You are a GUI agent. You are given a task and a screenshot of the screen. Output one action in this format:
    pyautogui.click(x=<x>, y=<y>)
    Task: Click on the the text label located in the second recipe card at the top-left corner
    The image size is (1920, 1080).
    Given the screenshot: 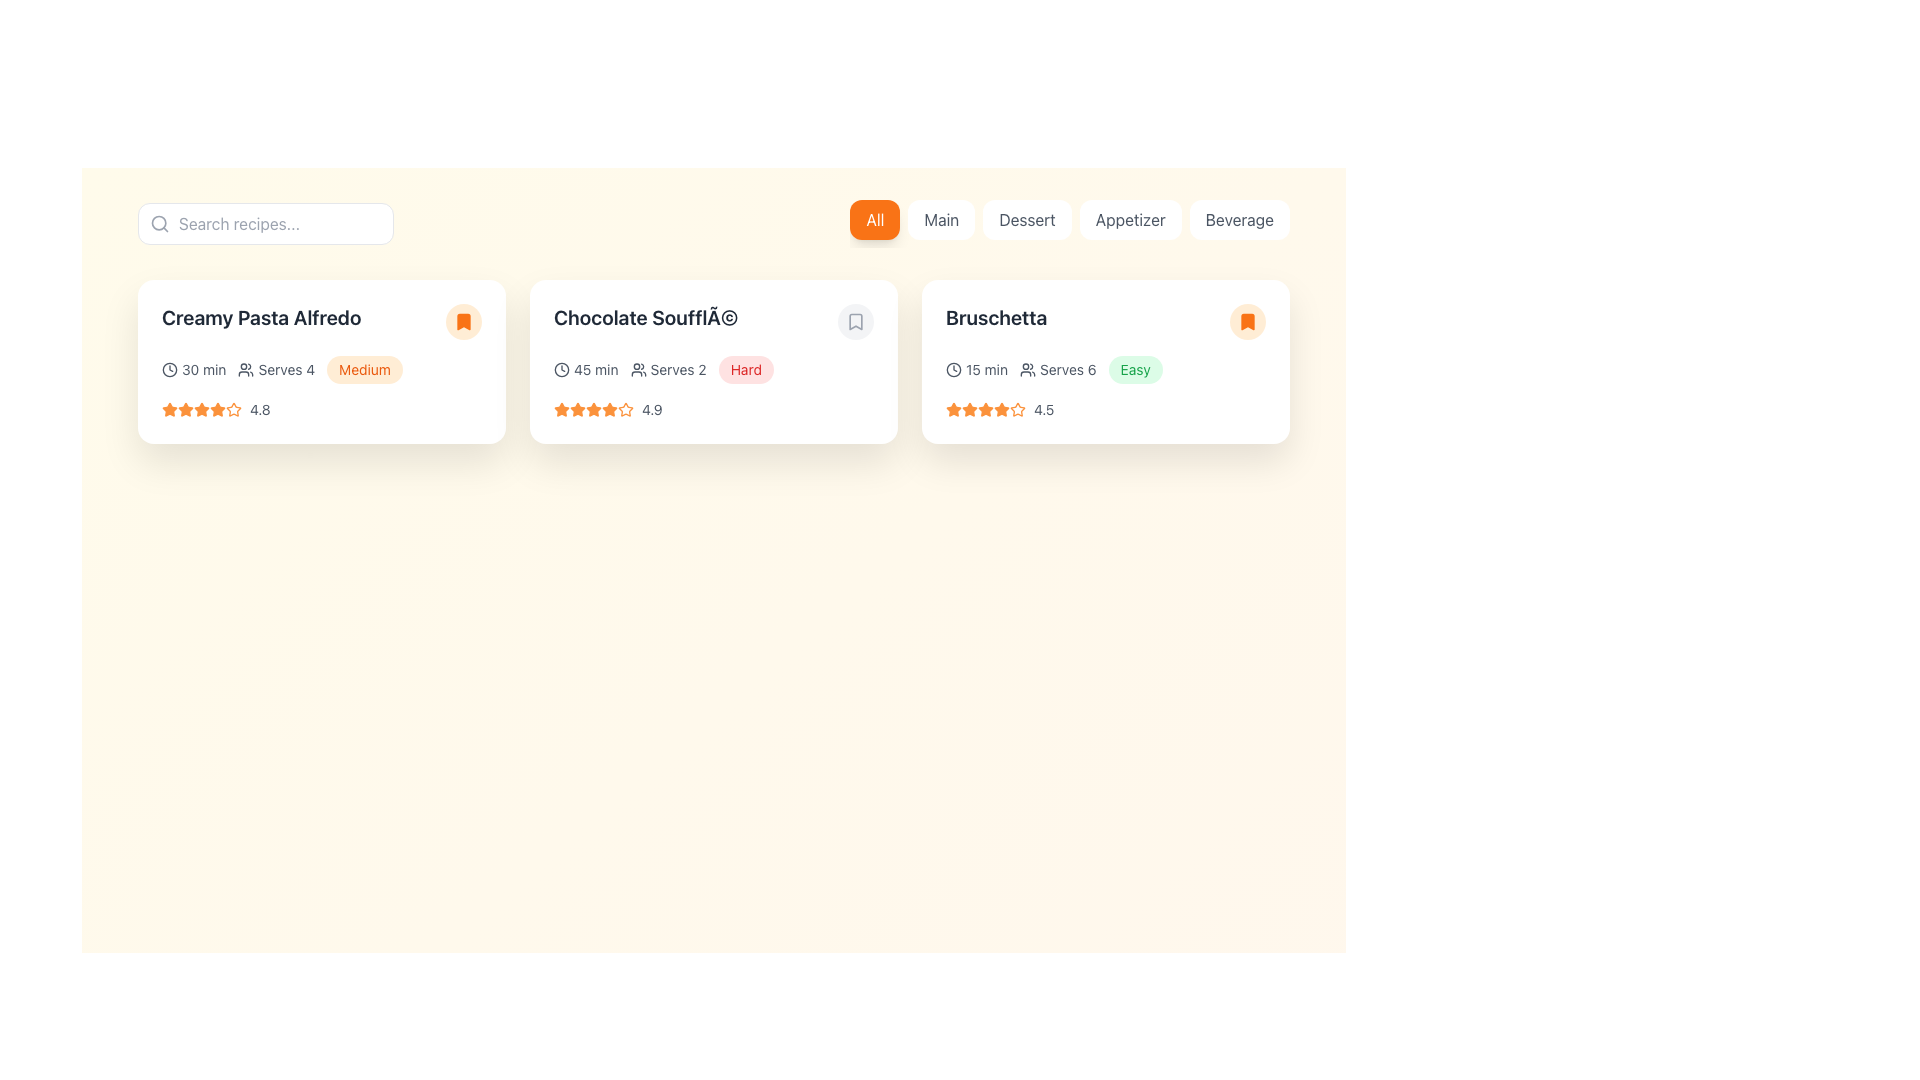 What is the action you would take?
    pyautogui.click(x=646, y=316)
    